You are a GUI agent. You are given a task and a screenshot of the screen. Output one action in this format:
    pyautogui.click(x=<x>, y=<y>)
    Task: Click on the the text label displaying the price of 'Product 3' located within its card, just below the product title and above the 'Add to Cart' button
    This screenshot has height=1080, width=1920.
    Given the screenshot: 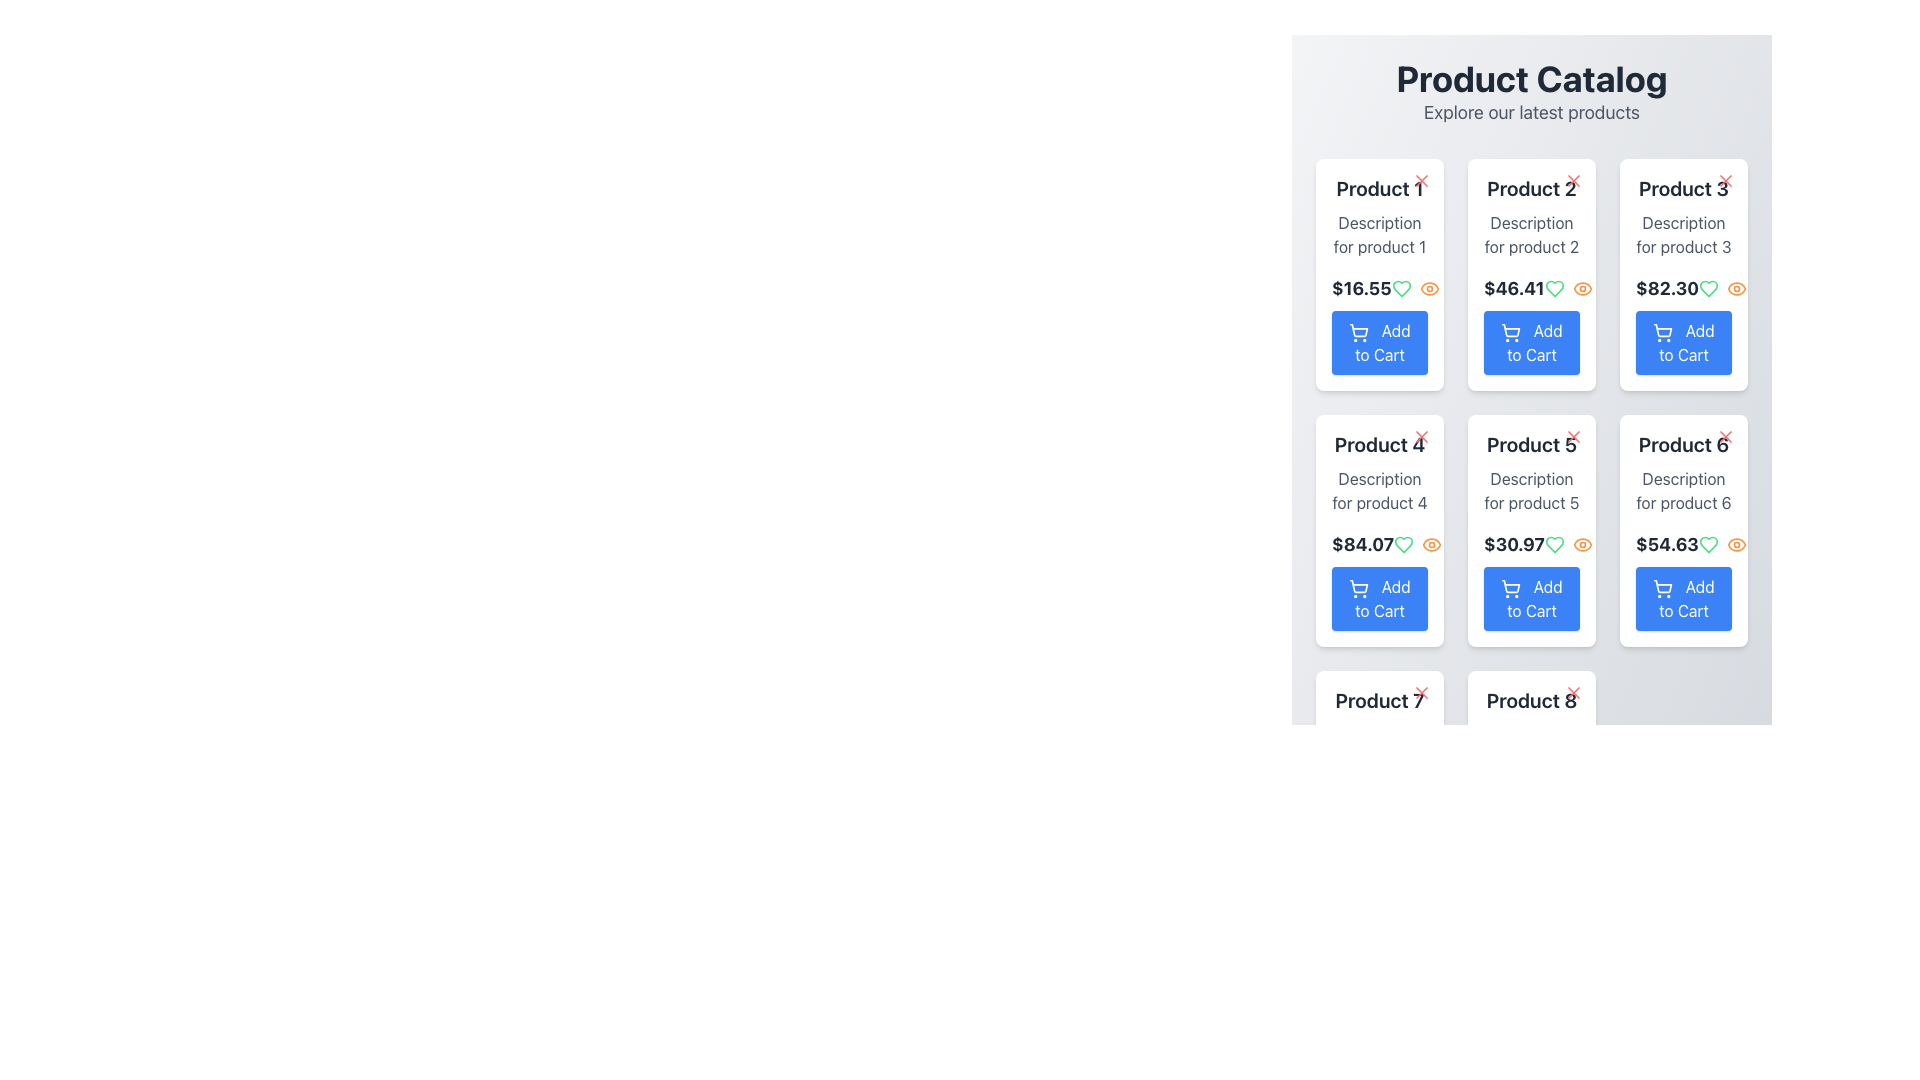 What is the action you would take?
    pyautogui.click(x=1667, y=289)
    